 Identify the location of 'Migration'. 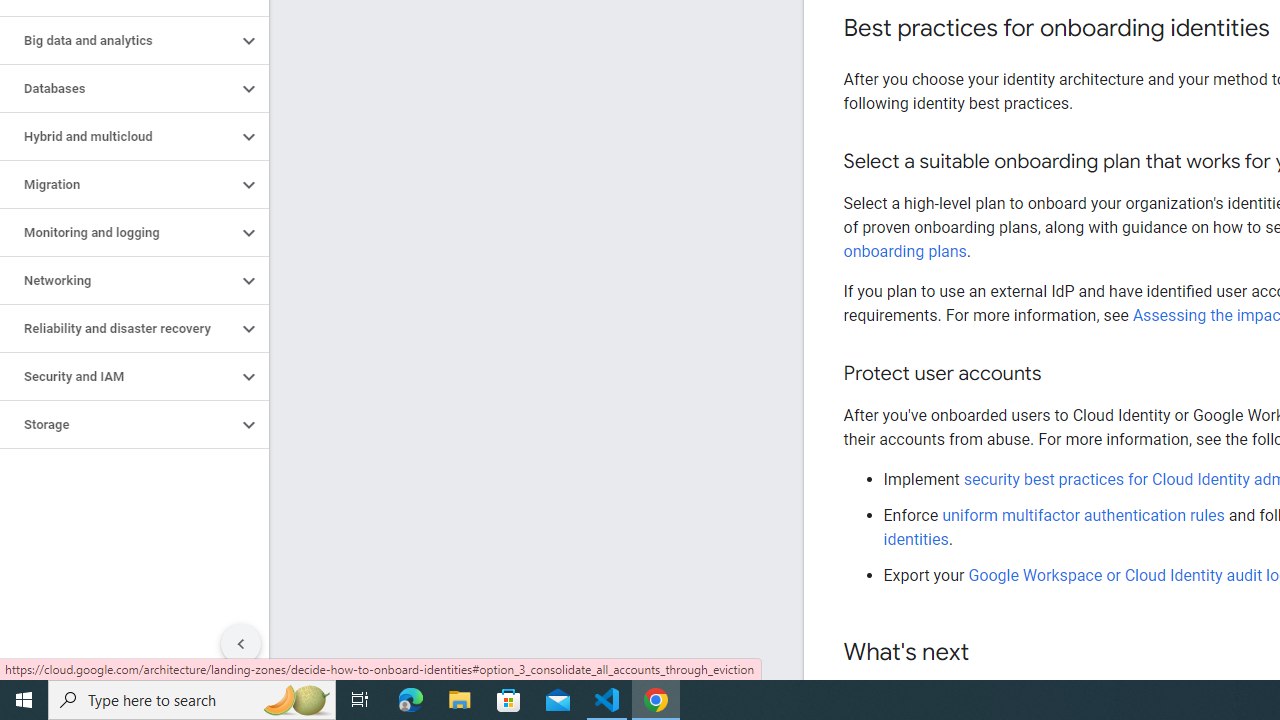
(117, 185).